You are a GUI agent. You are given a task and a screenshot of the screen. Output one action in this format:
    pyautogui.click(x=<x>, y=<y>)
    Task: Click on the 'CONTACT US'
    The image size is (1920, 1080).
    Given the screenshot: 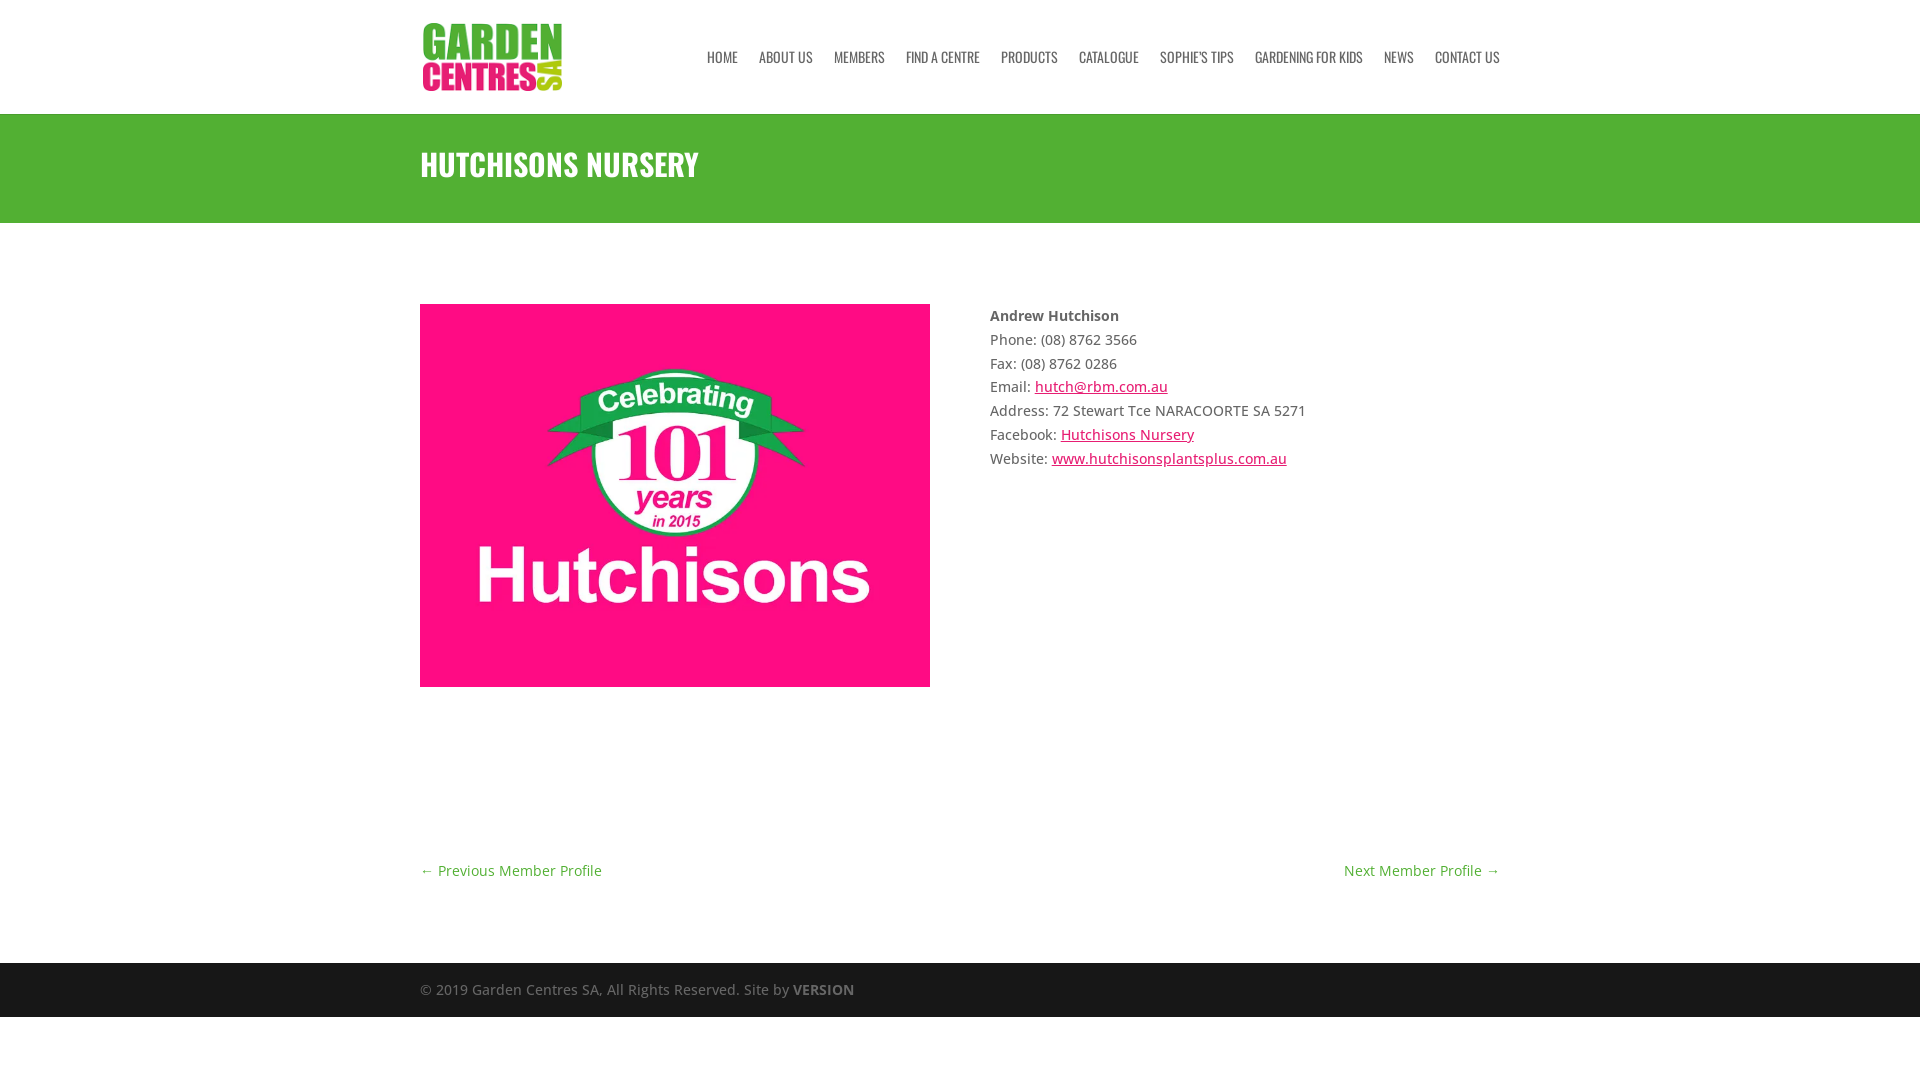 What is the action you would take?
    pyautogui.click(x=1467, y=80)
    